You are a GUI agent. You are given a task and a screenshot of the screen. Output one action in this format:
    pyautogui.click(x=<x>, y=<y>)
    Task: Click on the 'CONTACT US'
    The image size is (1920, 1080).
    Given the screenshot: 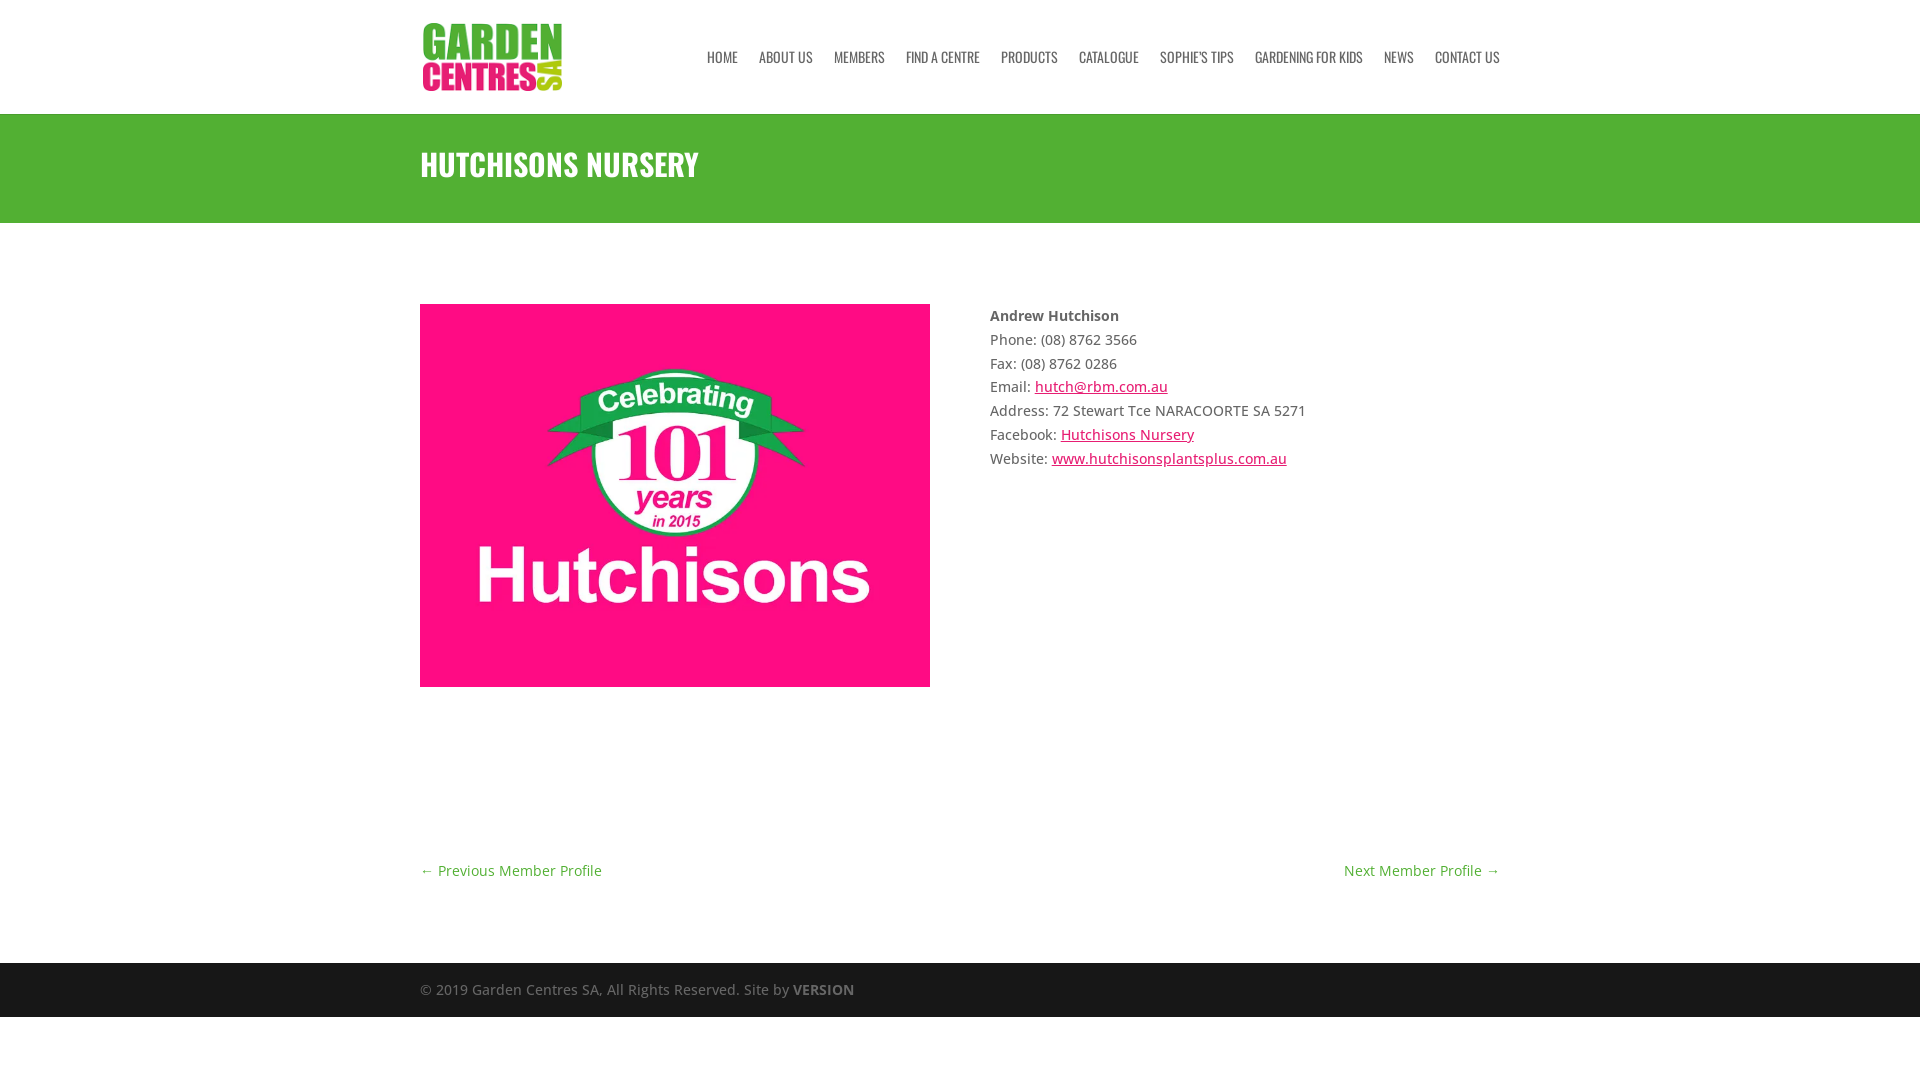 What is the action you would take?
    pyautogui.click(x=1467, y=80)
    